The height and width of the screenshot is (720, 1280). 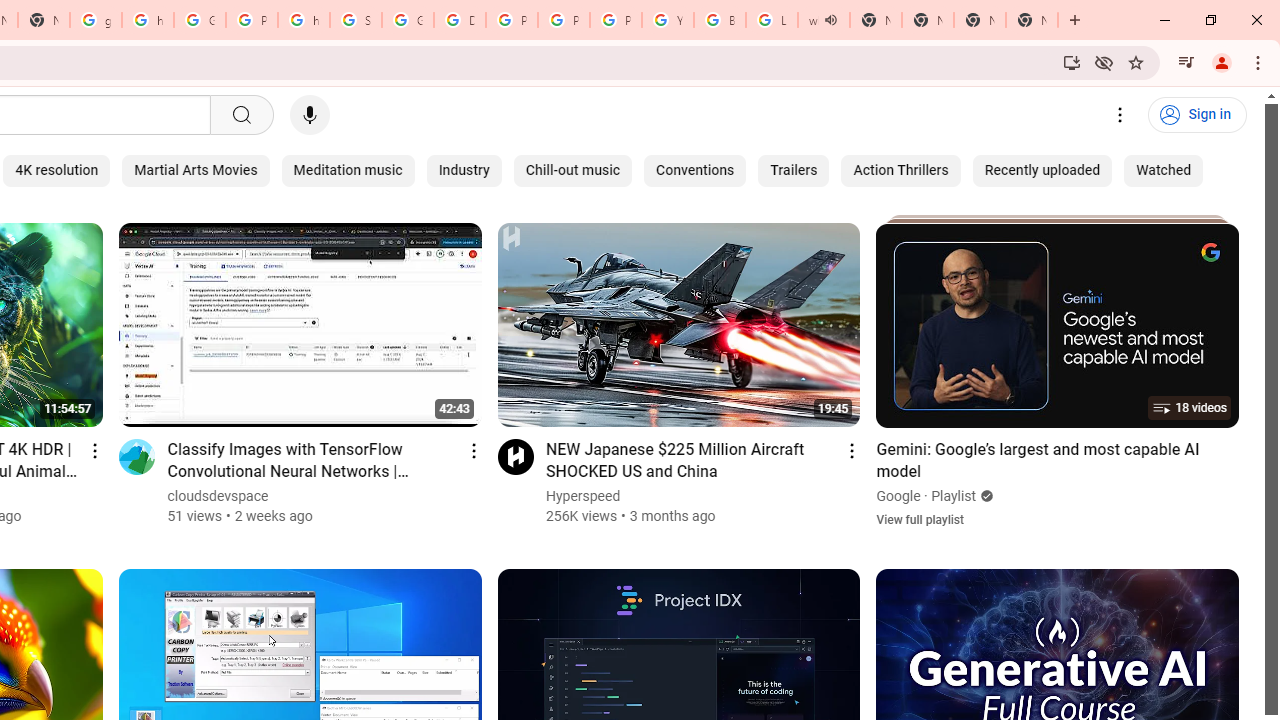 I want to click on 'Google', so click(x=897, y=495).